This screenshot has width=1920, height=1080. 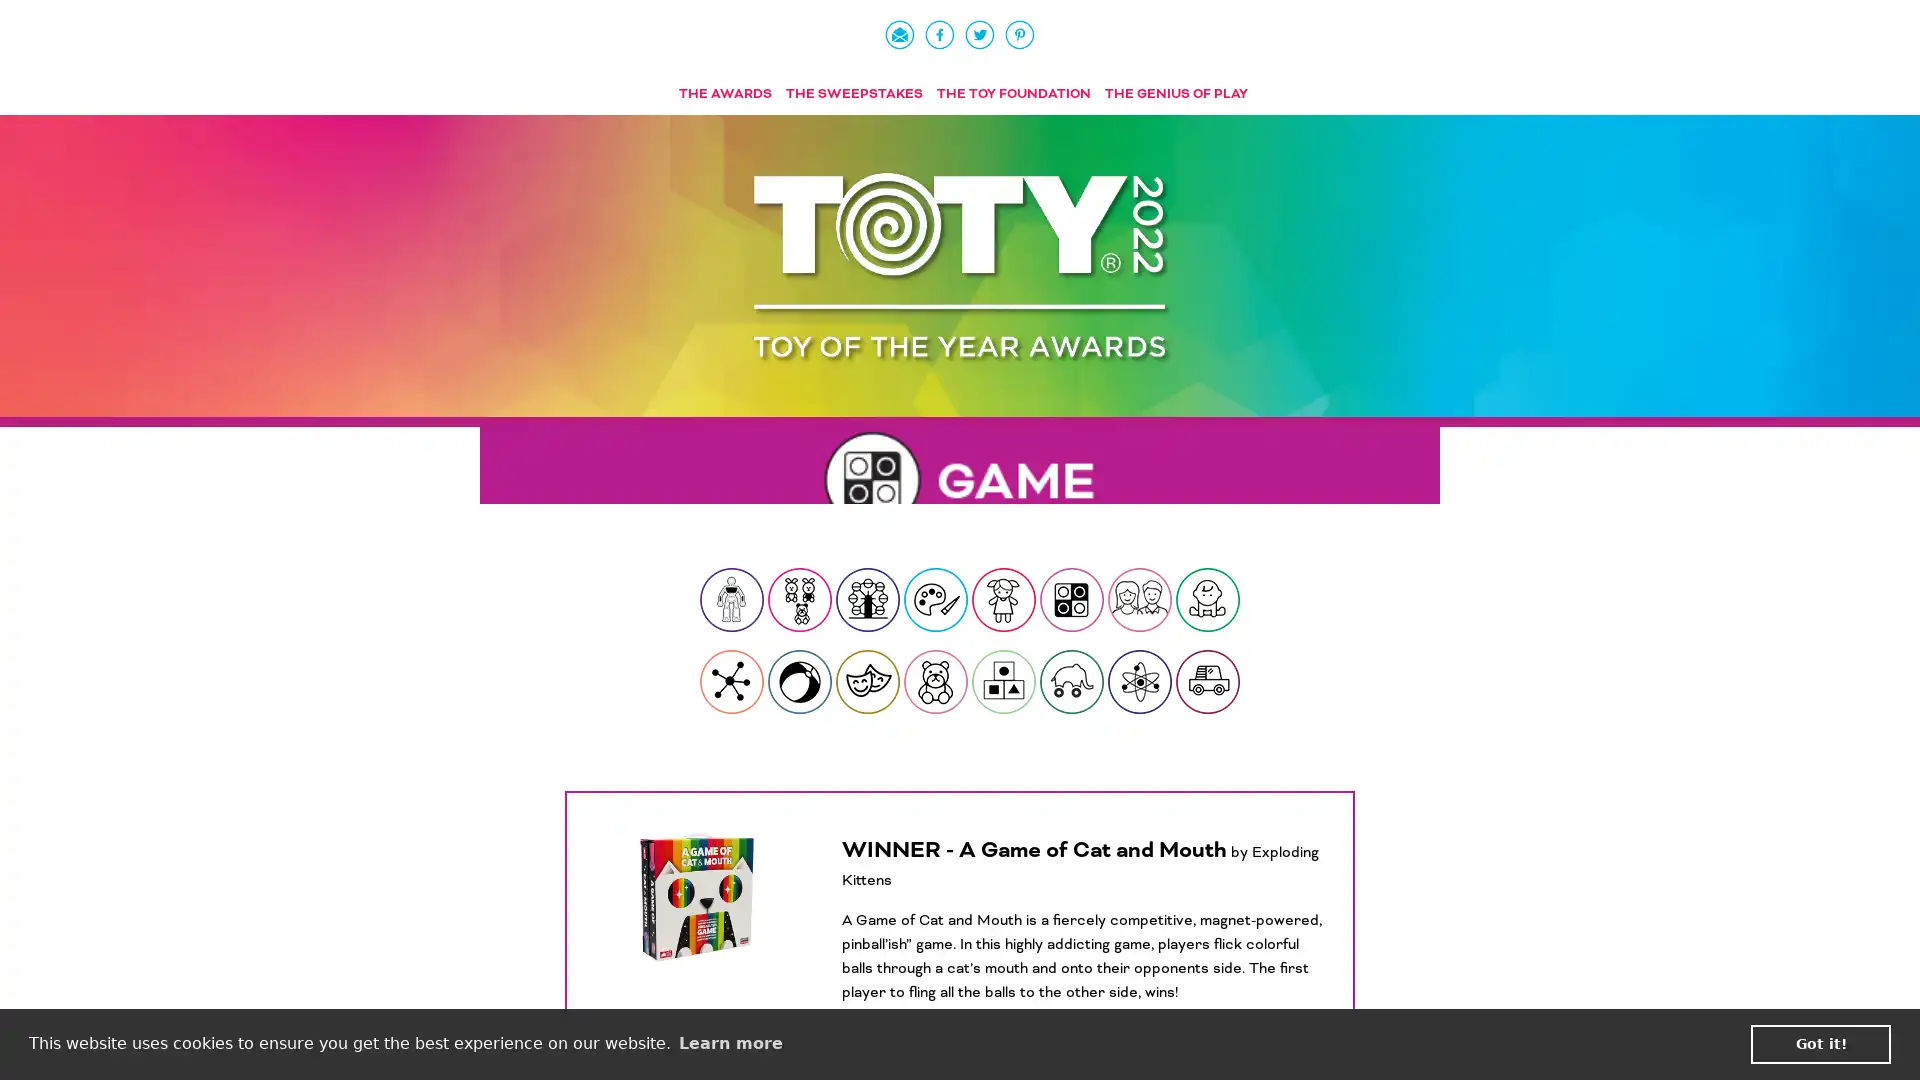 What do you see at coordinates (730, 681) in the screenshot?
I see `Submit` at bounding box center [730, 681].